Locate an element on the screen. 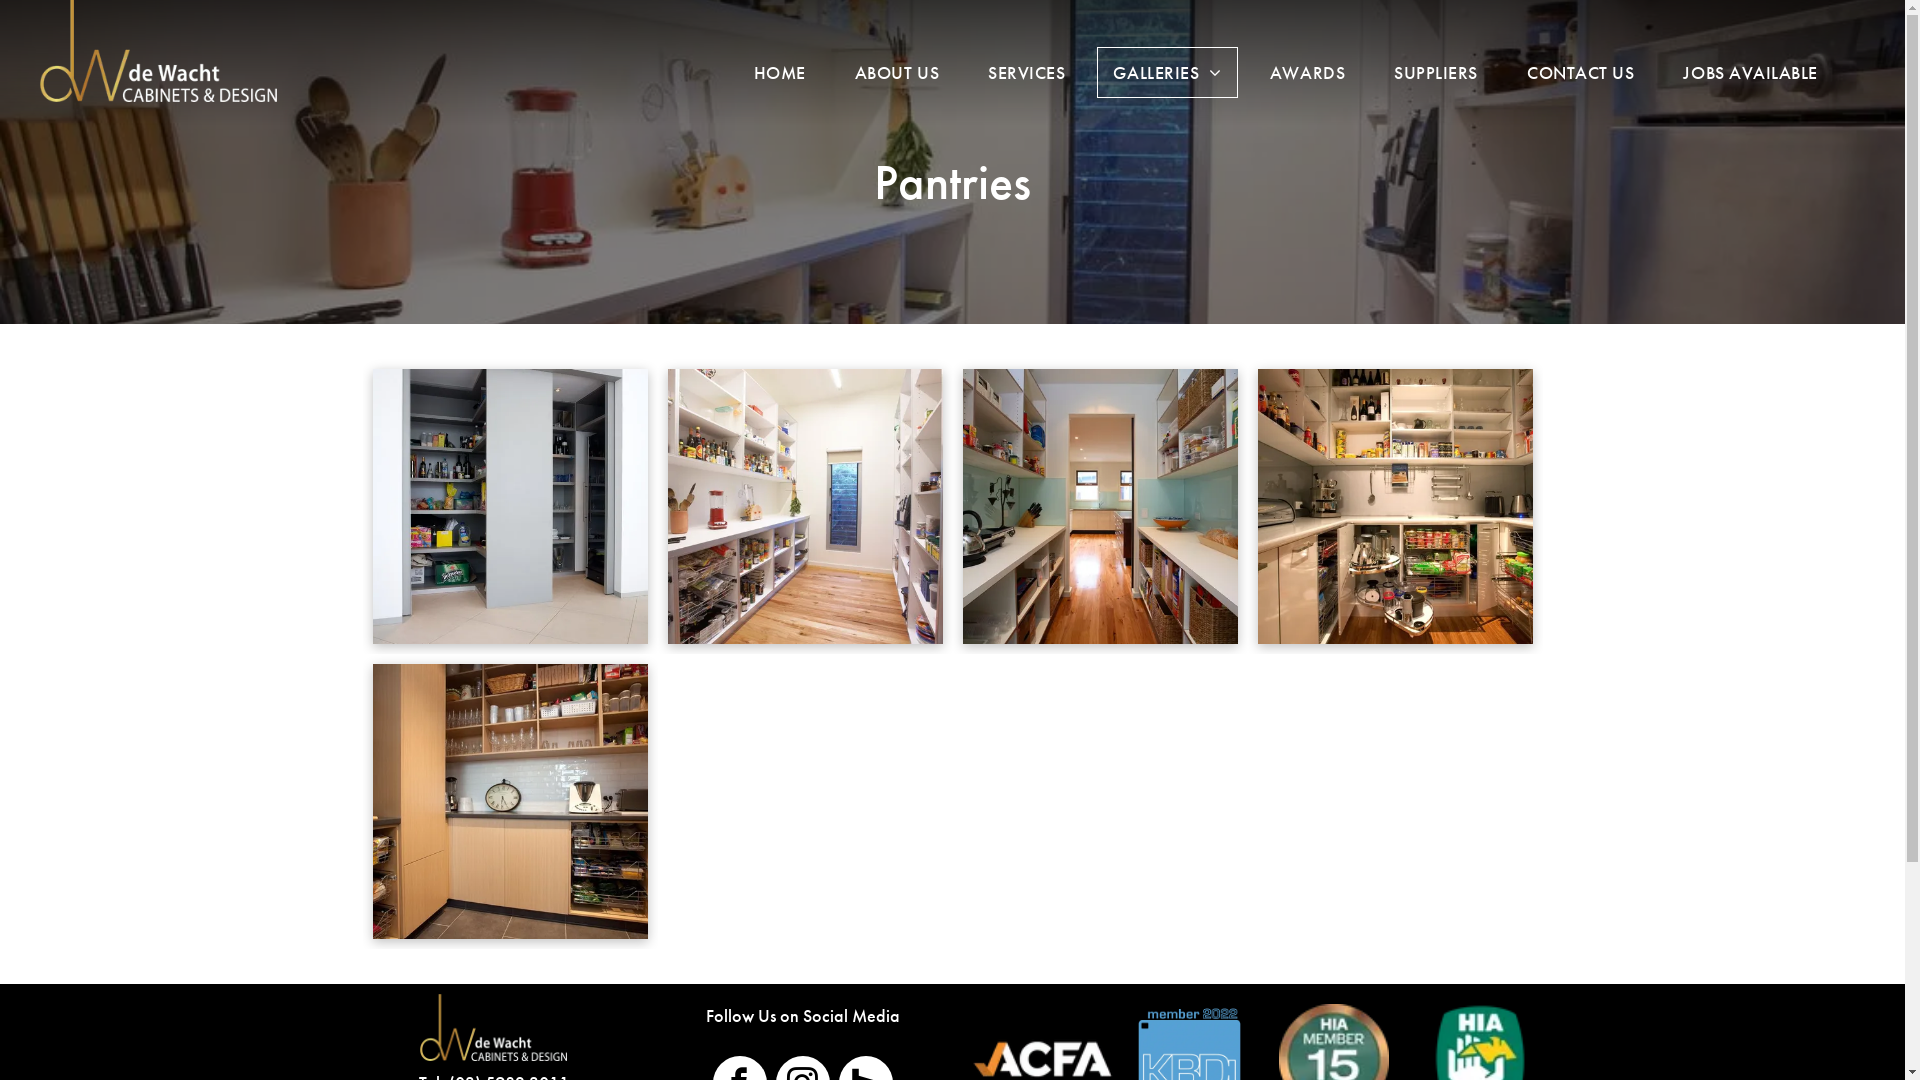 The height and width of the screenshot is (1080, 1920). 'SUPPLIERS' is located at coordinates (1376, 71).